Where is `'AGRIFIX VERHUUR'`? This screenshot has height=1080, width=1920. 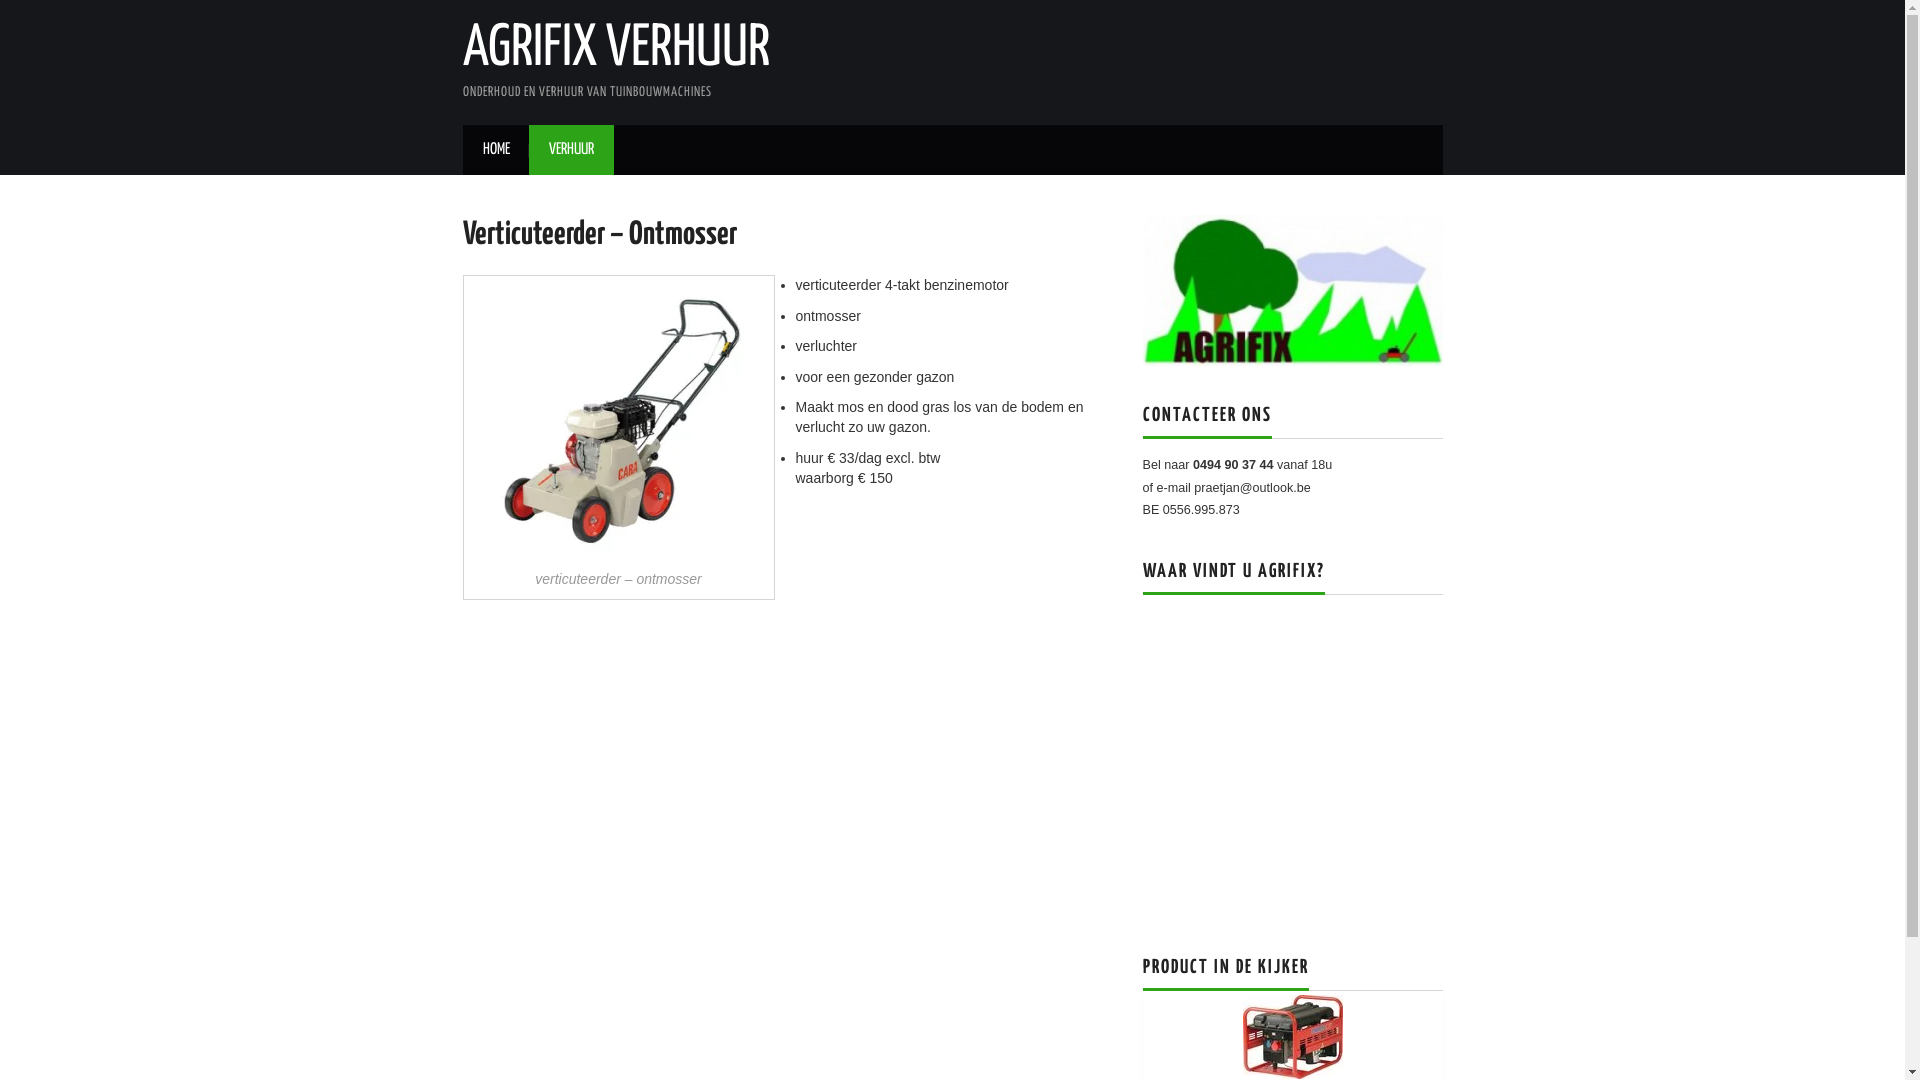 'AGRIFIX VERHUUR' is located at coordinates (614, 48).